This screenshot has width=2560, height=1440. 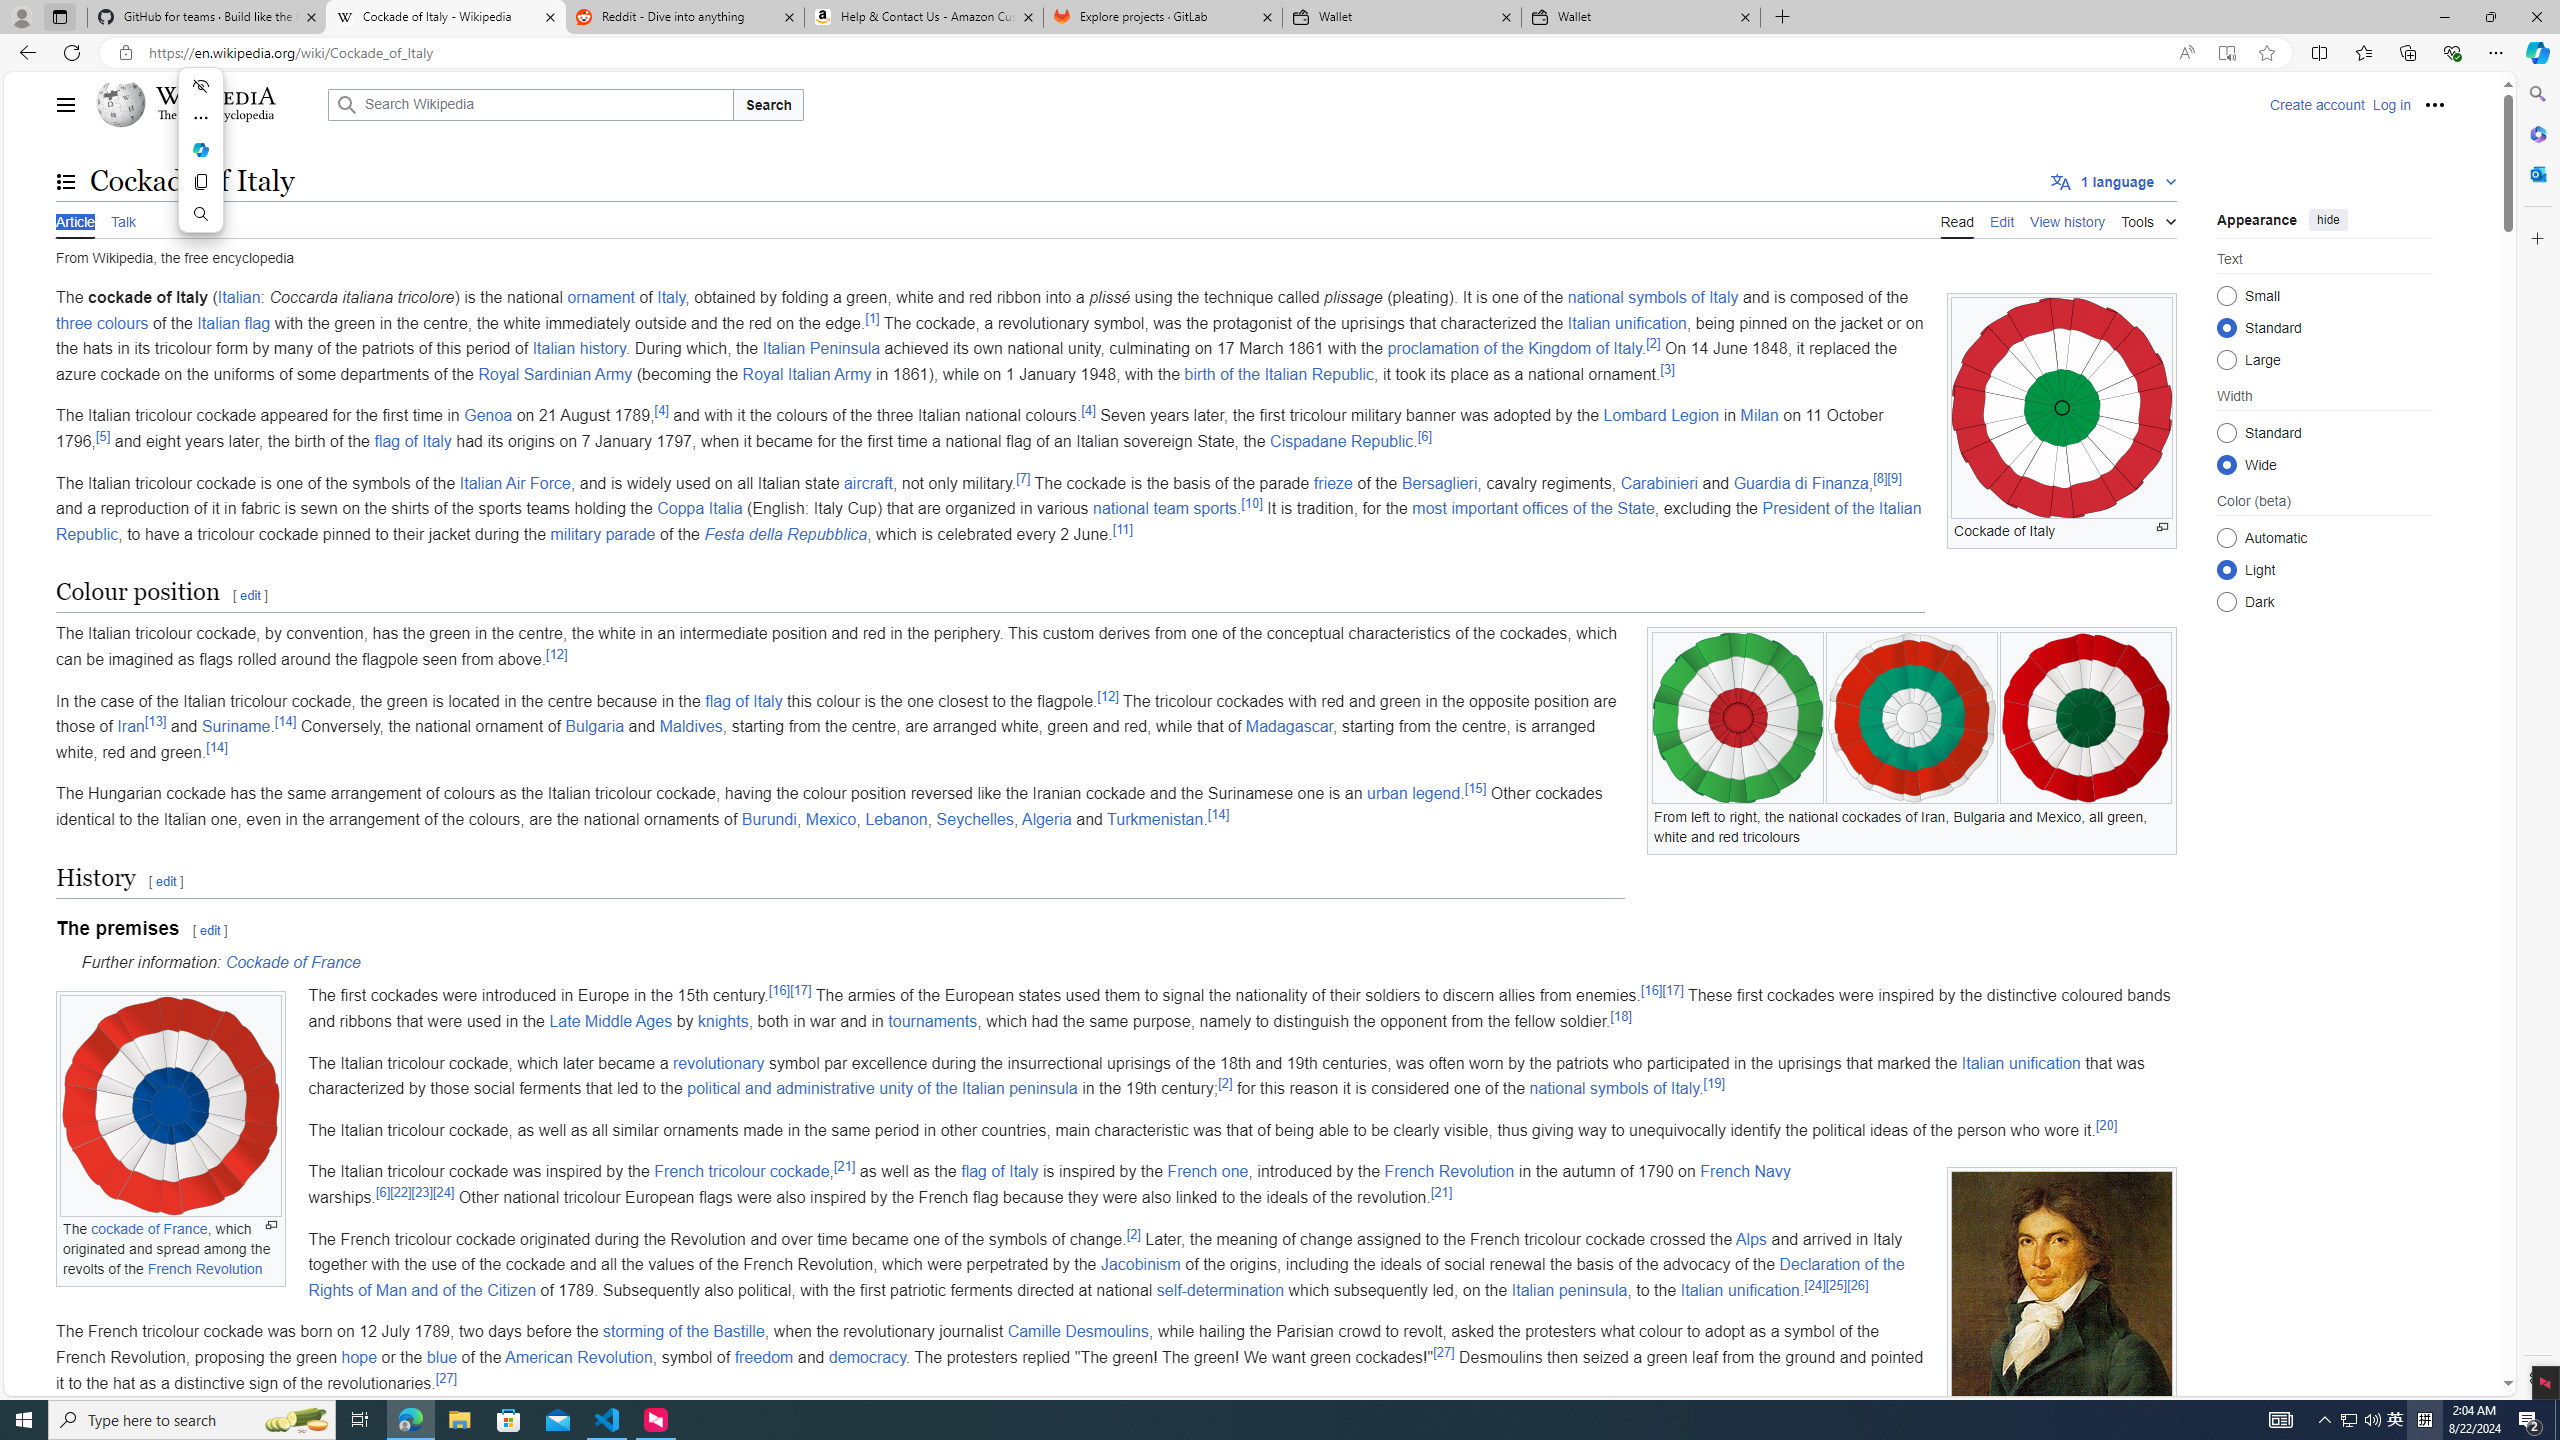 I want to click on 'Wide', so click(x=2226, y=463).